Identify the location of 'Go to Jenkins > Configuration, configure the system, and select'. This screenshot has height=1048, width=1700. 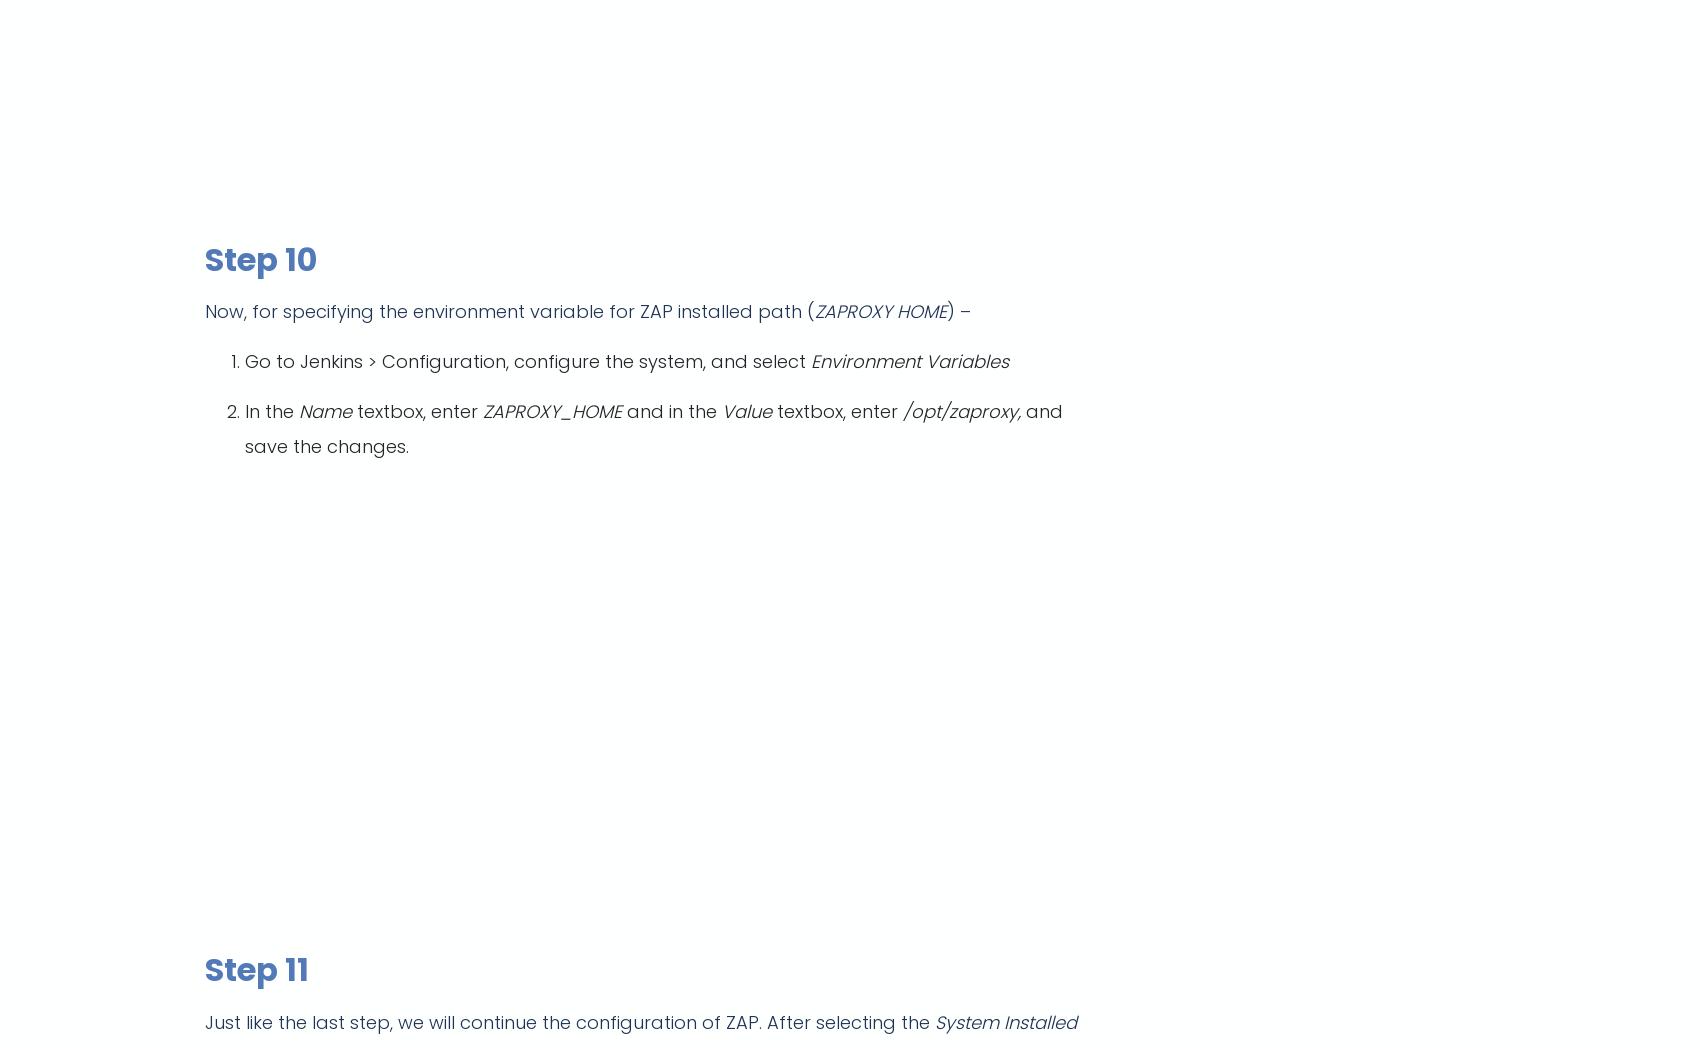
(528, 360).